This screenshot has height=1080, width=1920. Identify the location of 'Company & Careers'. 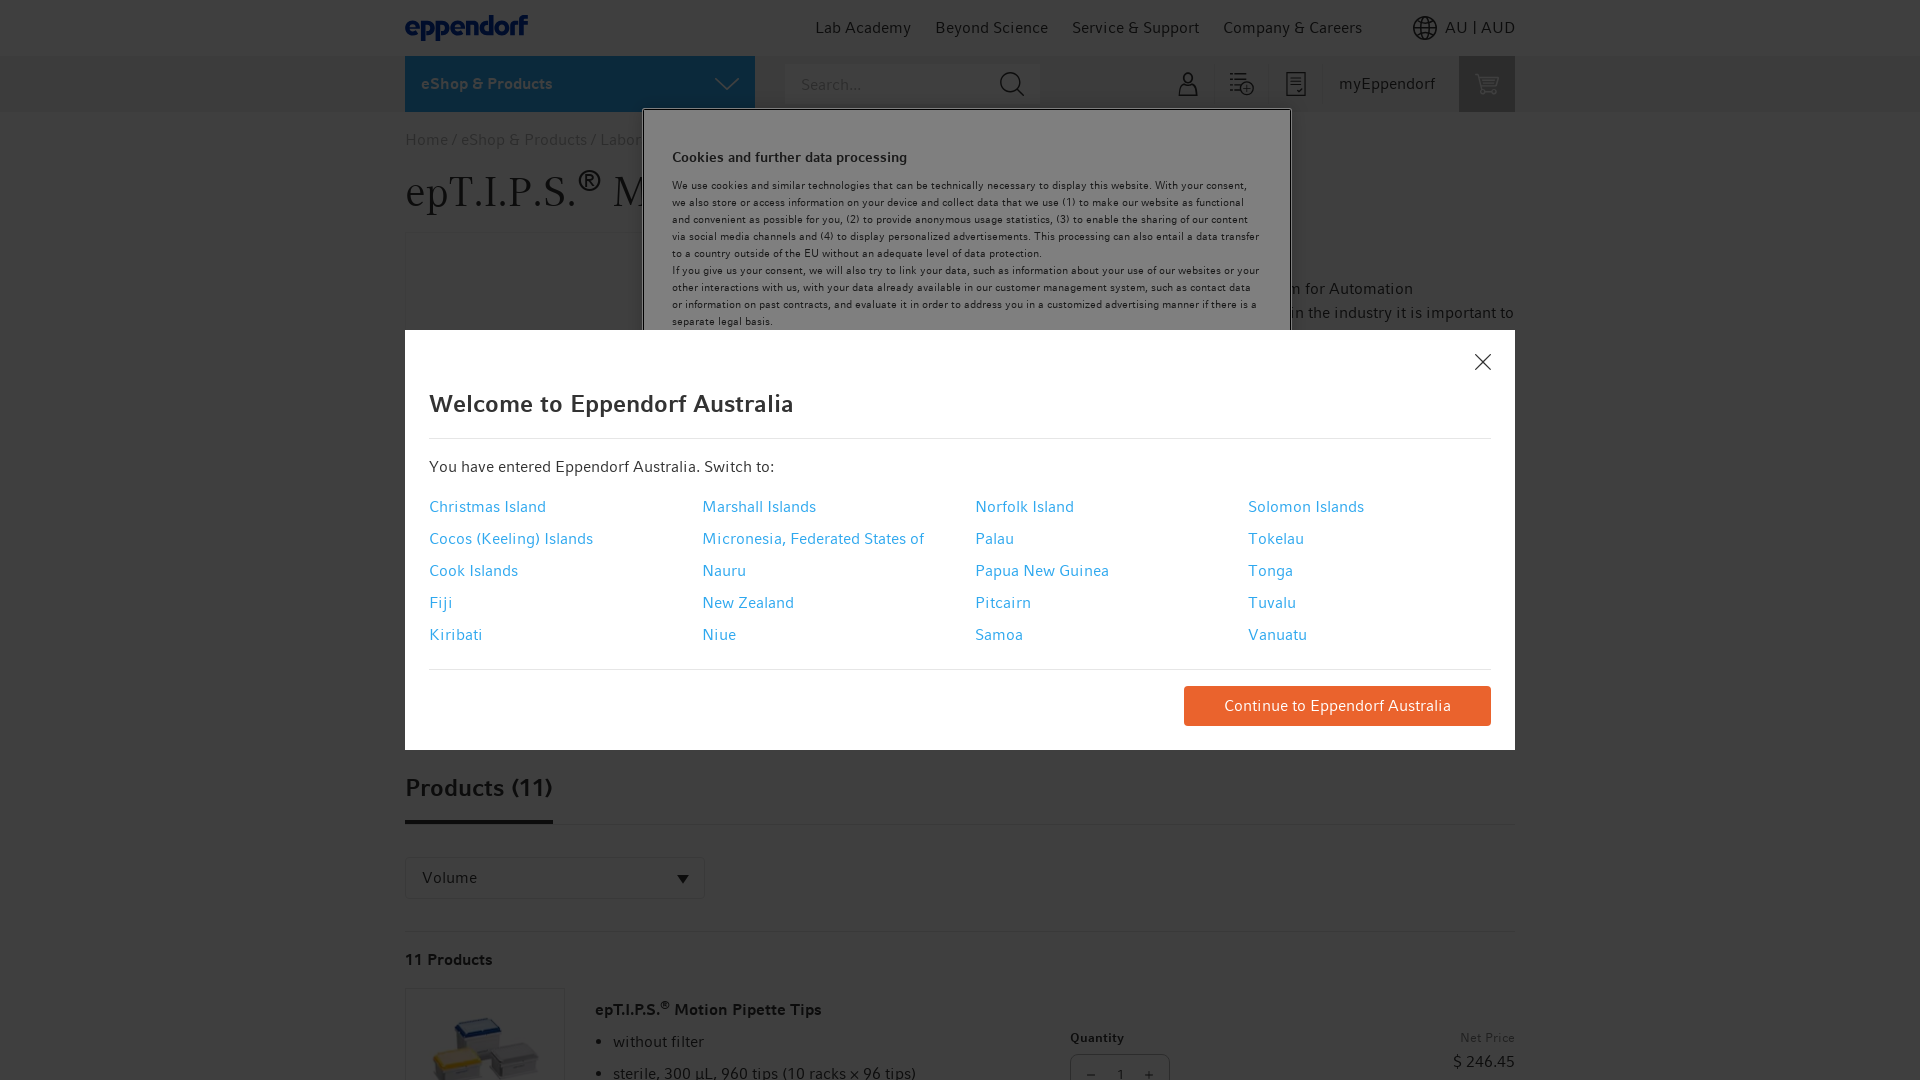
(1222, 27).